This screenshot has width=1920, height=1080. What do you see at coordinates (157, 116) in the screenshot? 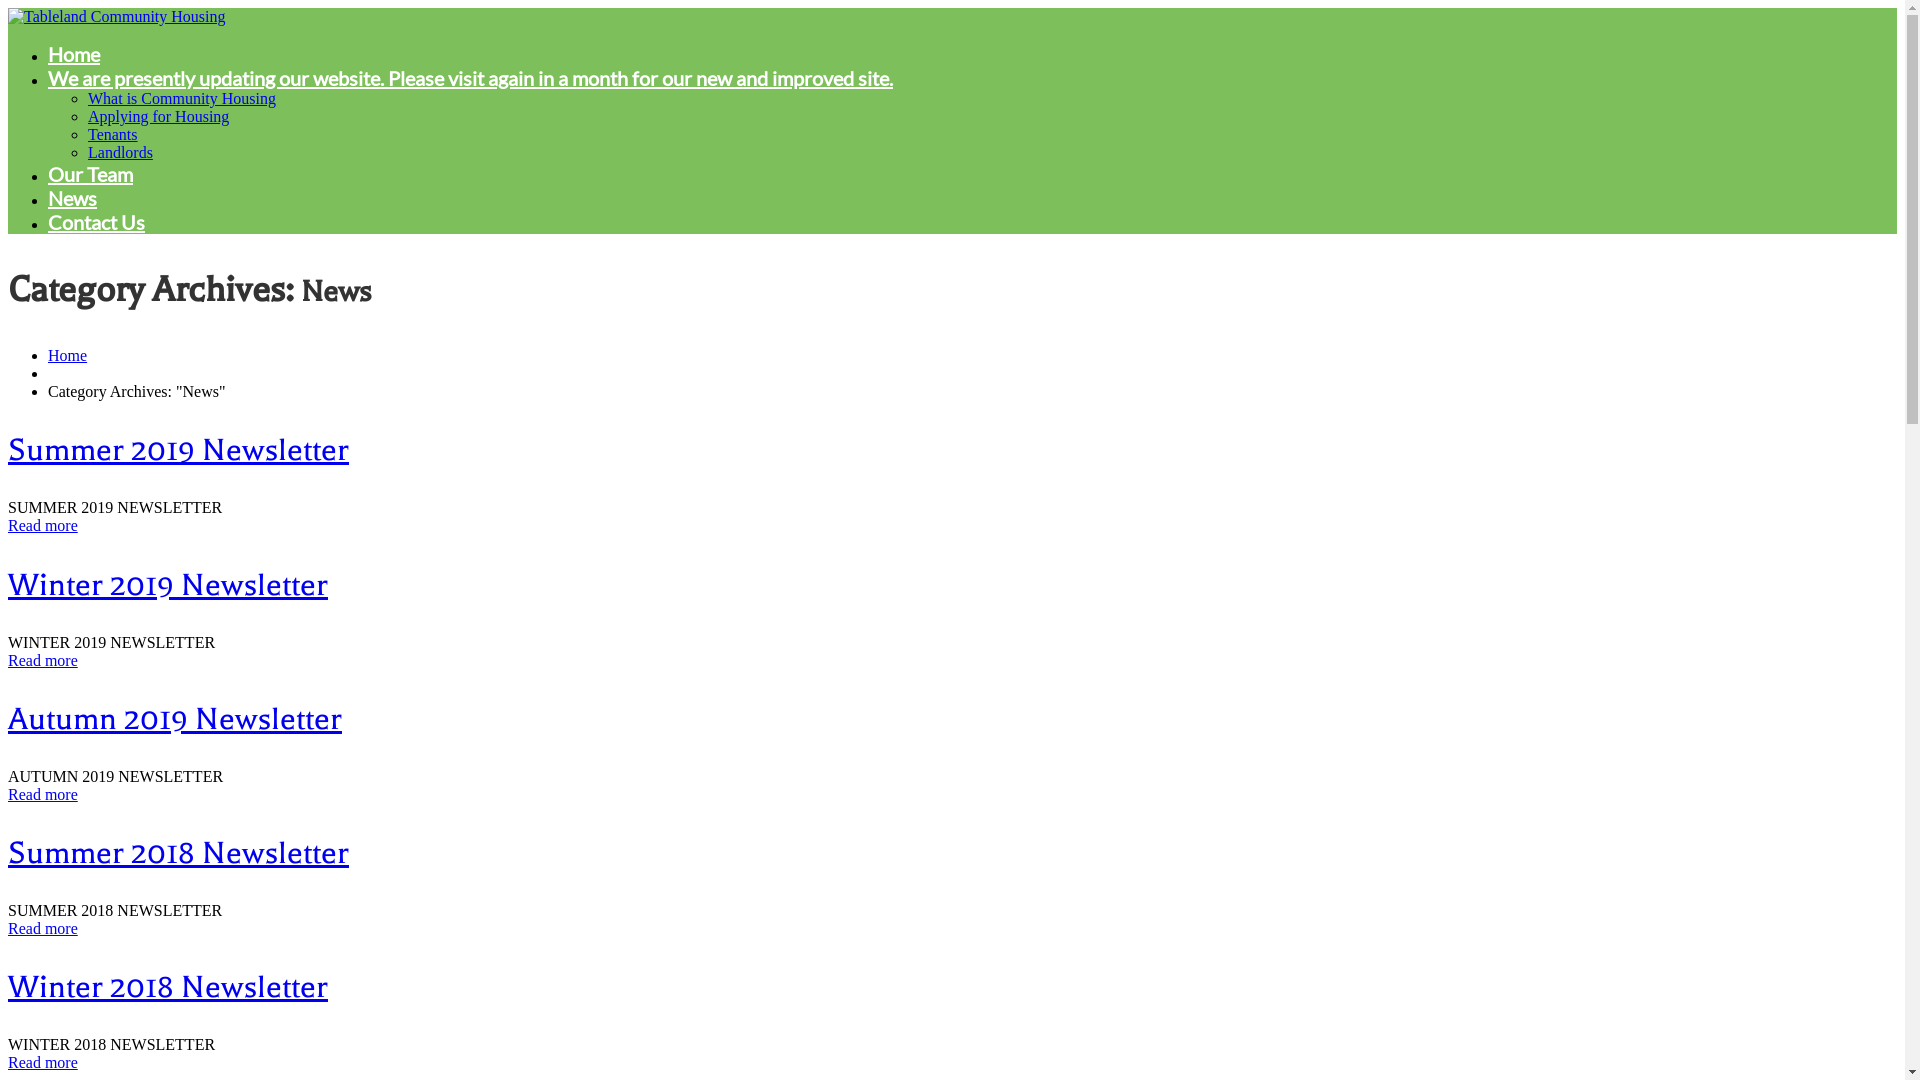
I see `'Applying for Housing'` at bounding box center [157, 116].